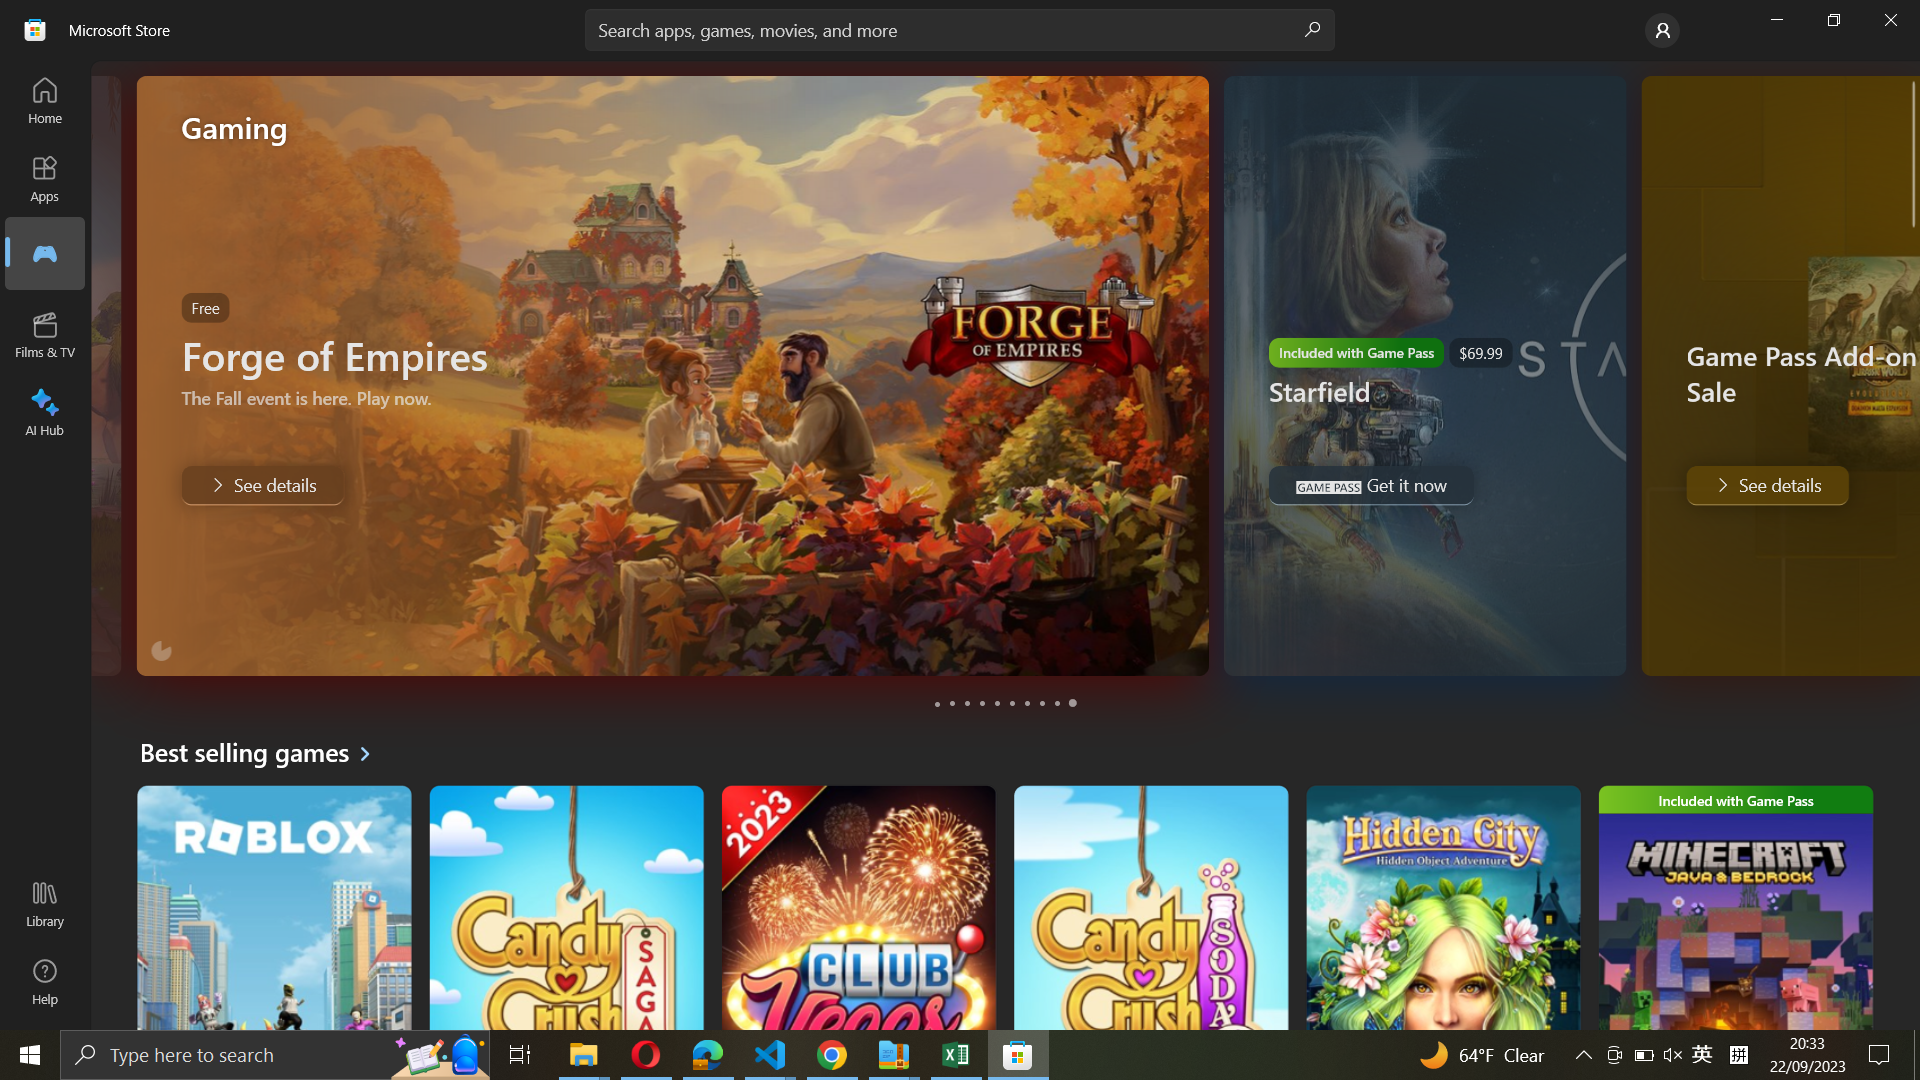 This screenshot has width=1920, height=1080. I want to click on Extract list of most purchased games, so click(262, 752).